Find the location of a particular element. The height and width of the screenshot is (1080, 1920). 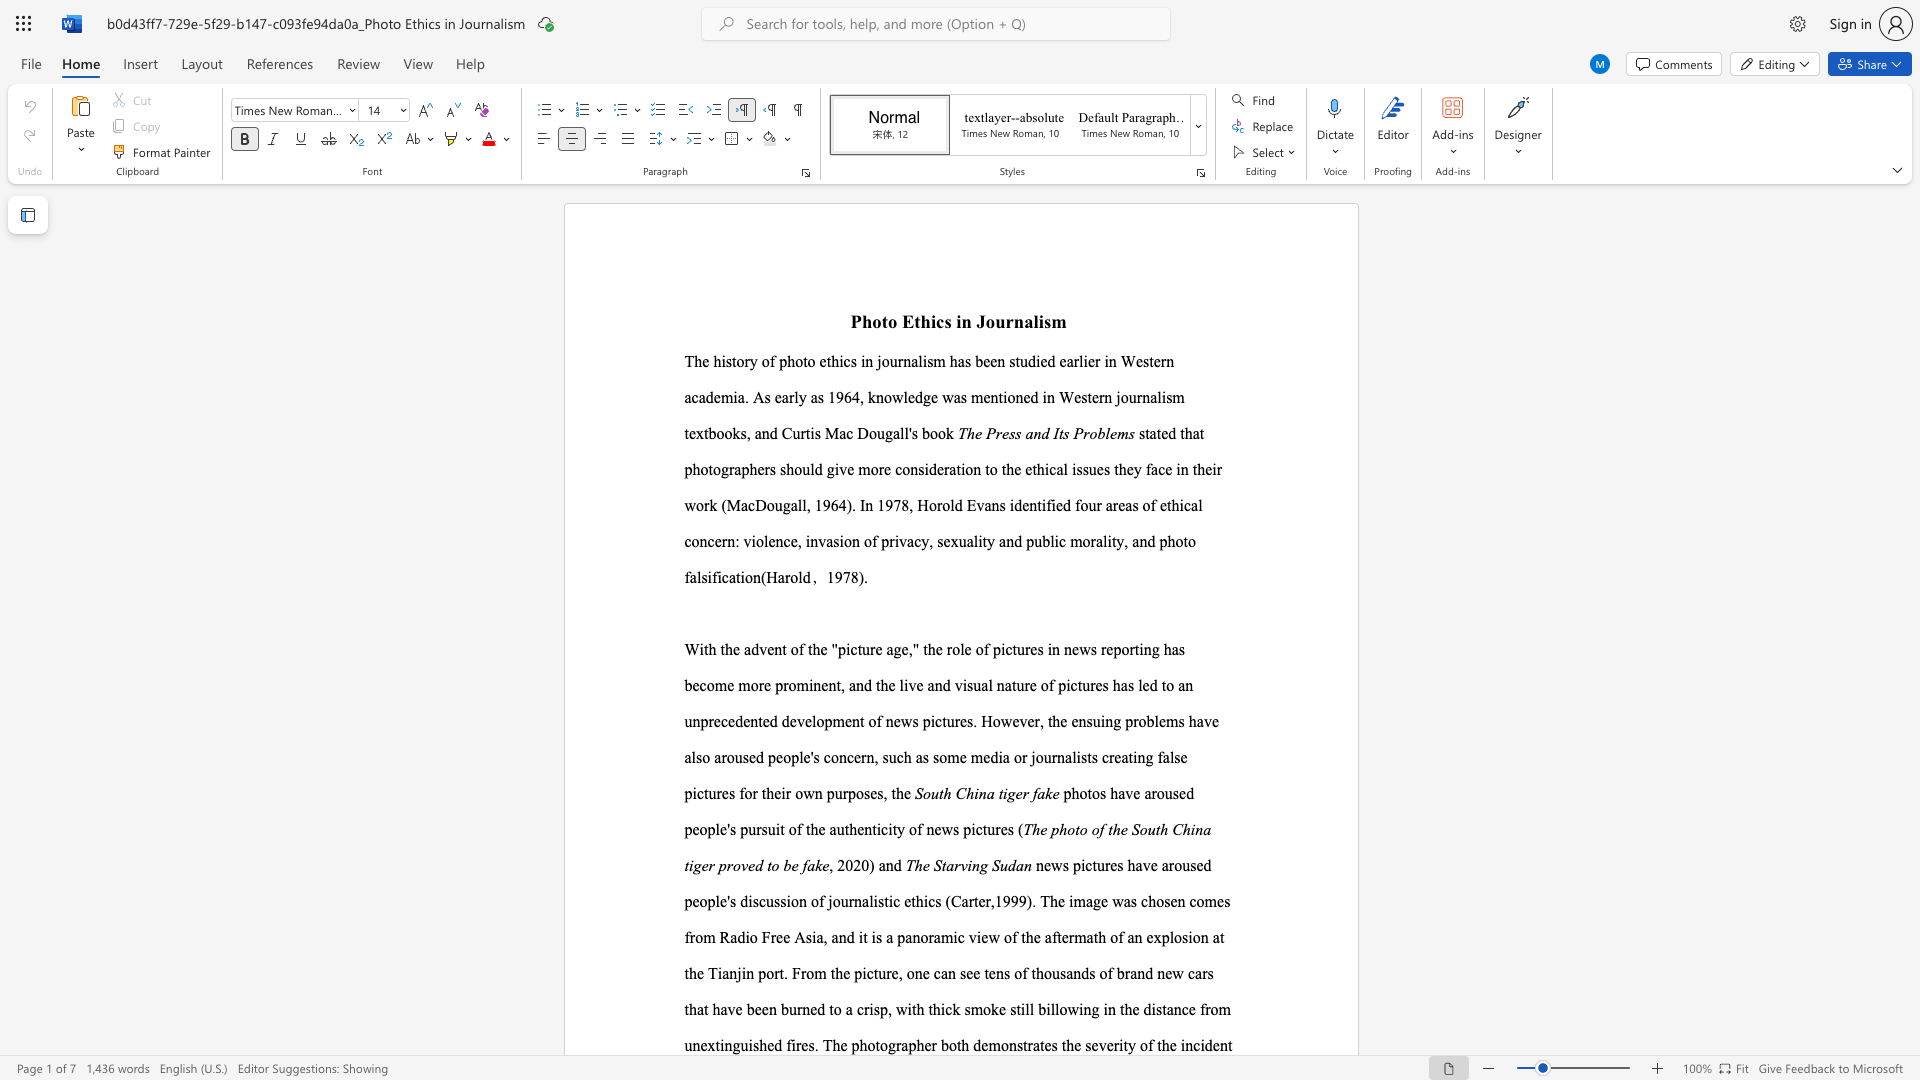

the 1th character "r" in the text is located at coordinates (1009, 320).